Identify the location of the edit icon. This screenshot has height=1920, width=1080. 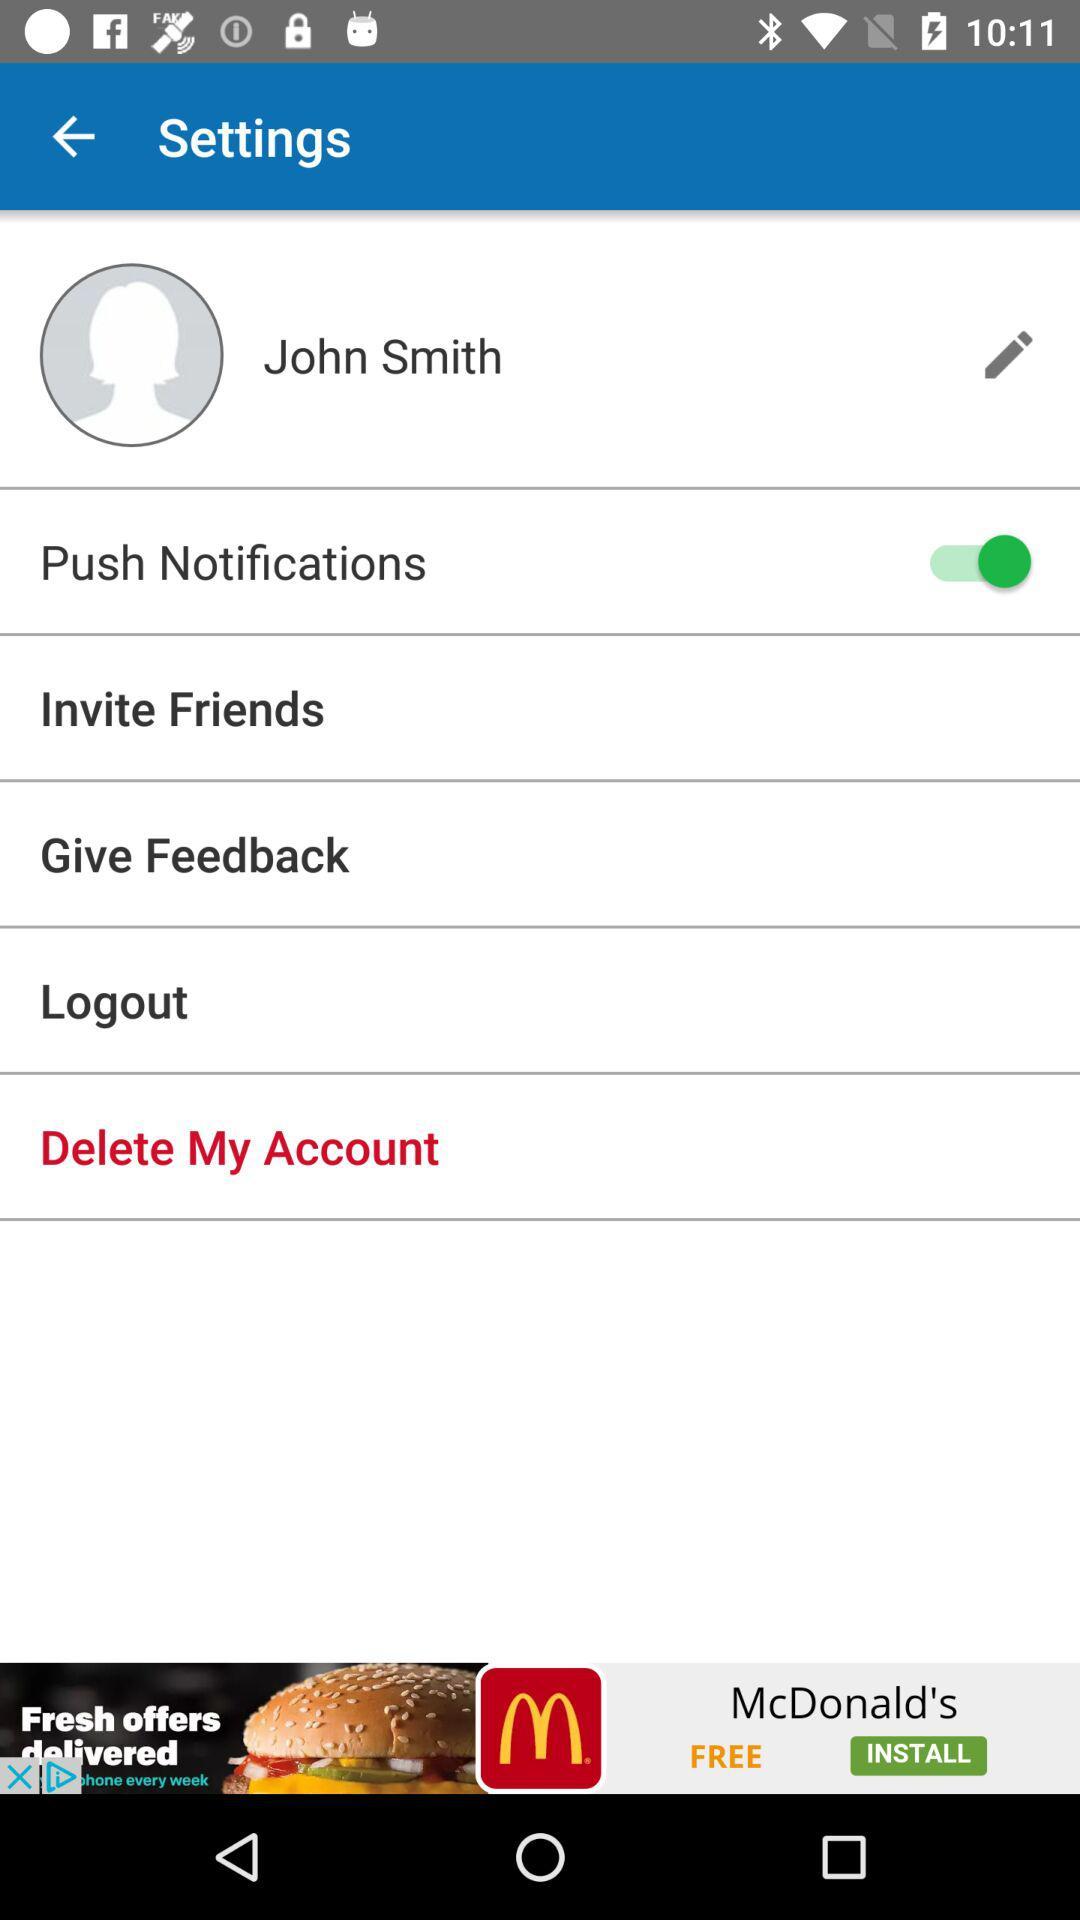
(1008, 354).